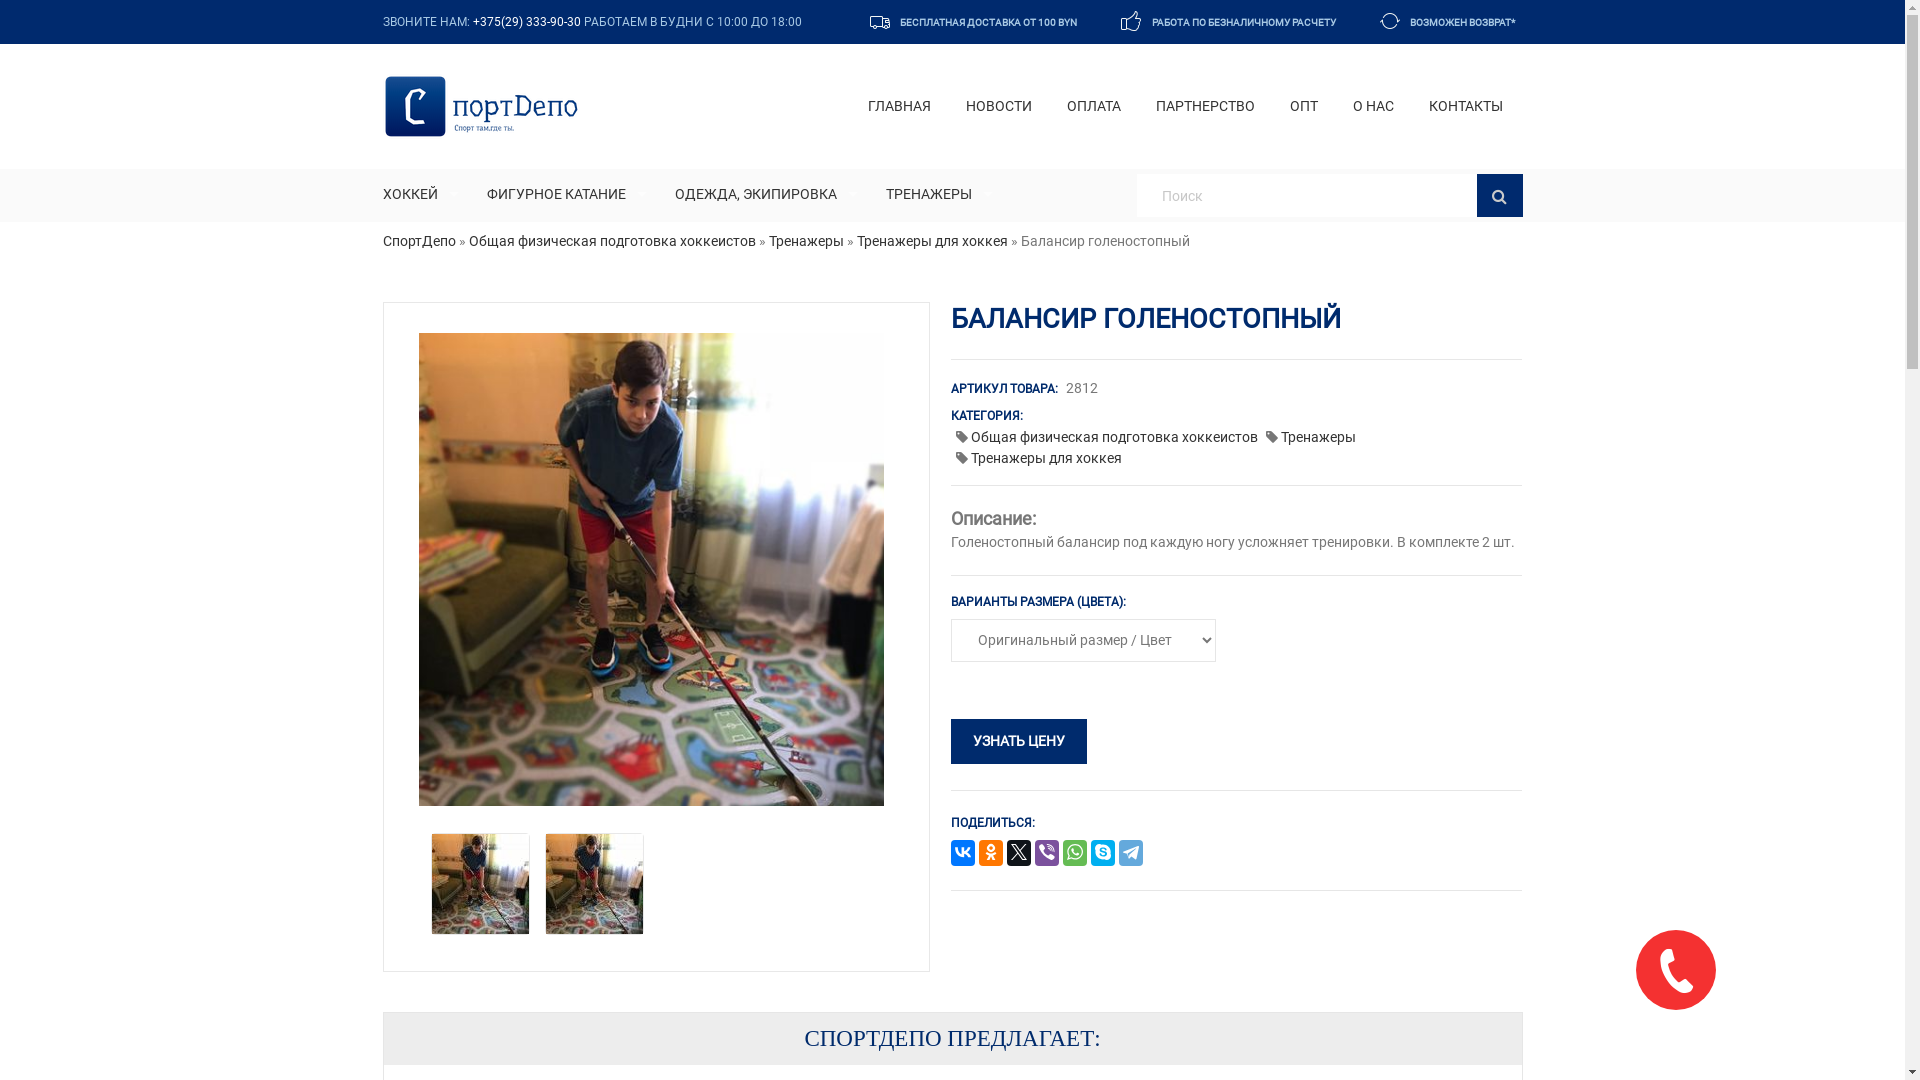  What do you see at coordinates (1074, 853) in the screenshot?
I see `'WhatsApp'` at bounding box center [1074, 853].